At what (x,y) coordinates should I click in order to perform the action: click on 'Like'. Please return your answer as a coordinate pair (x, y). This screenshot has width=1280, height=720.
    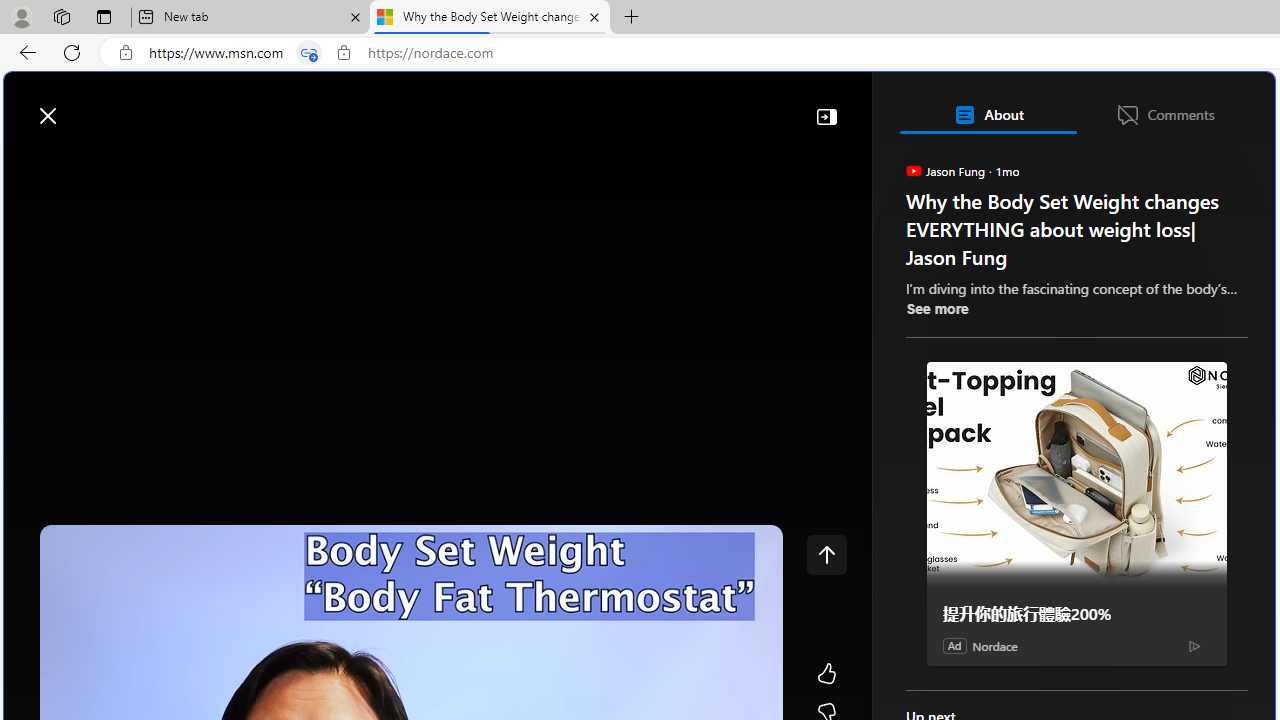
    Looking at the image, I should click on (826, 673).